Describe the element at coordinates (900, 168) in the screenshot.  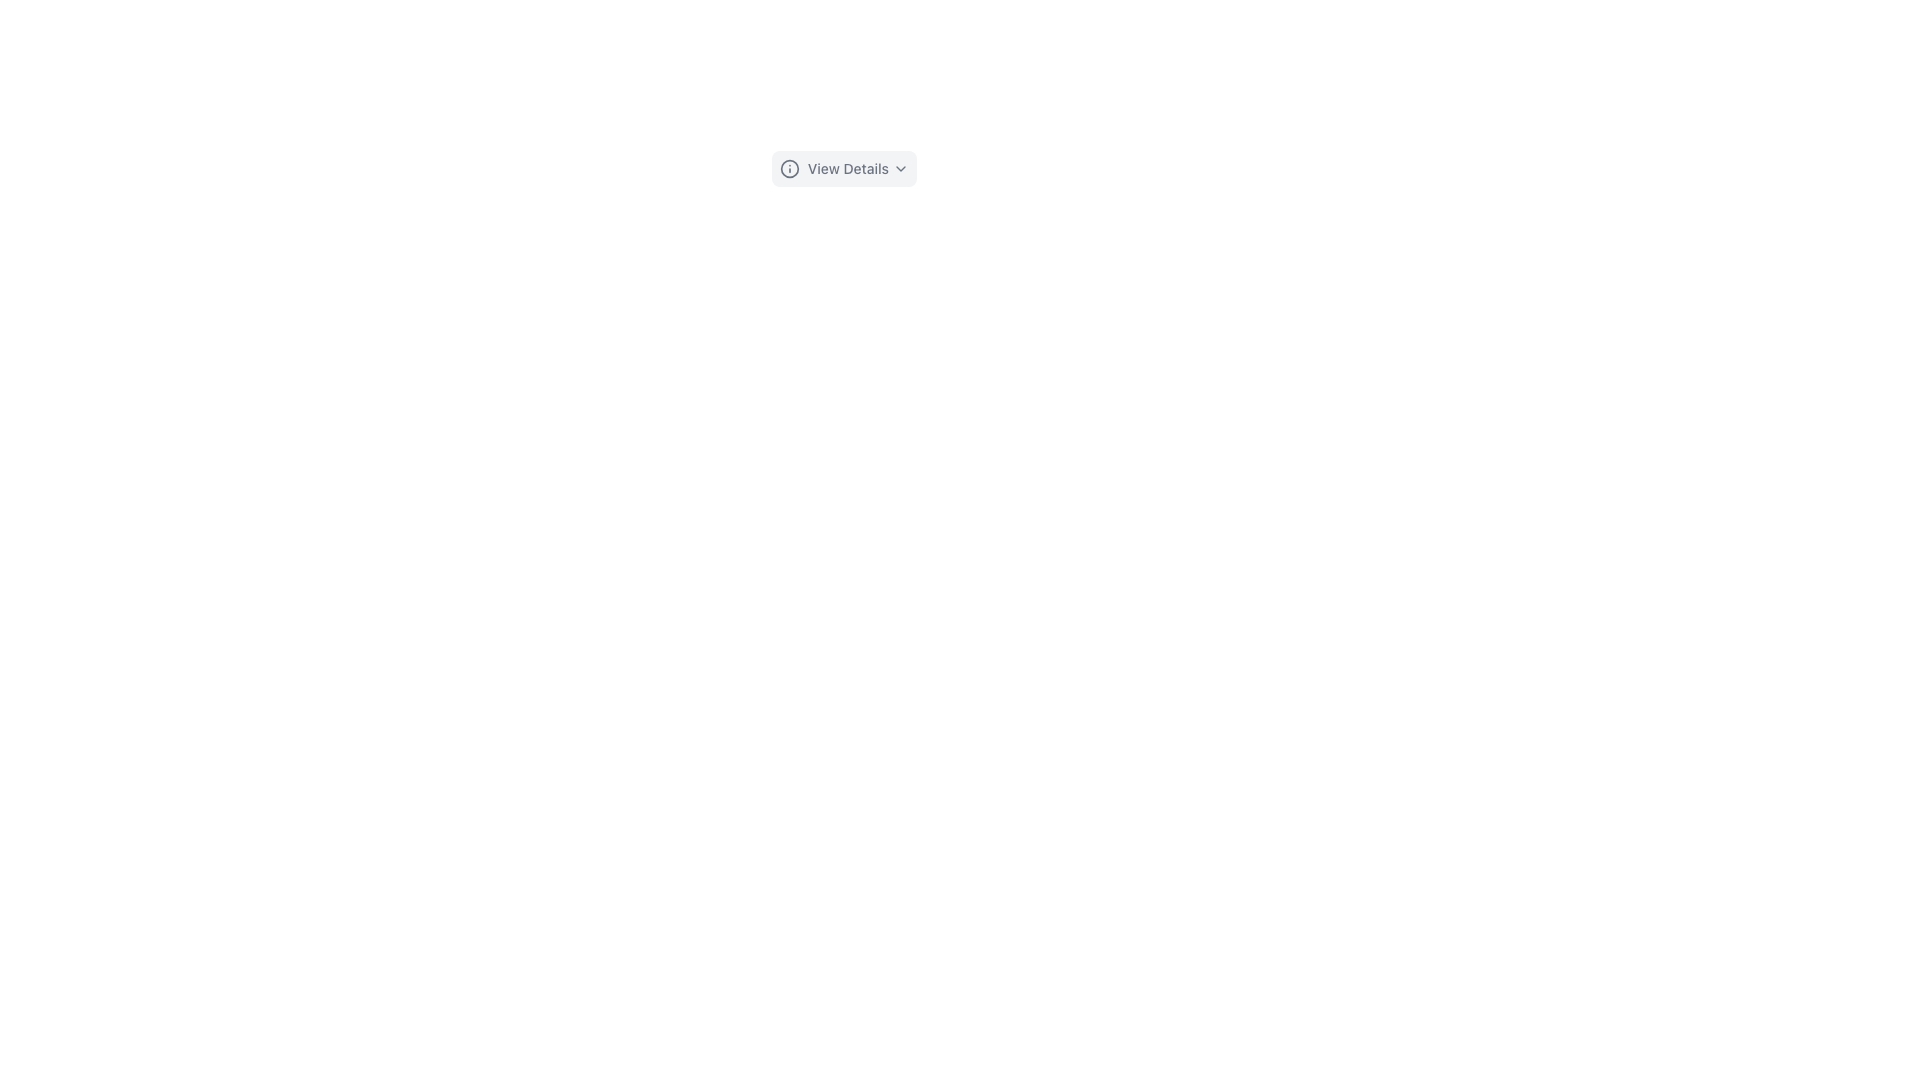
I see `the icon located to the right of the 'View Details' text in the button-like structure` at that location.